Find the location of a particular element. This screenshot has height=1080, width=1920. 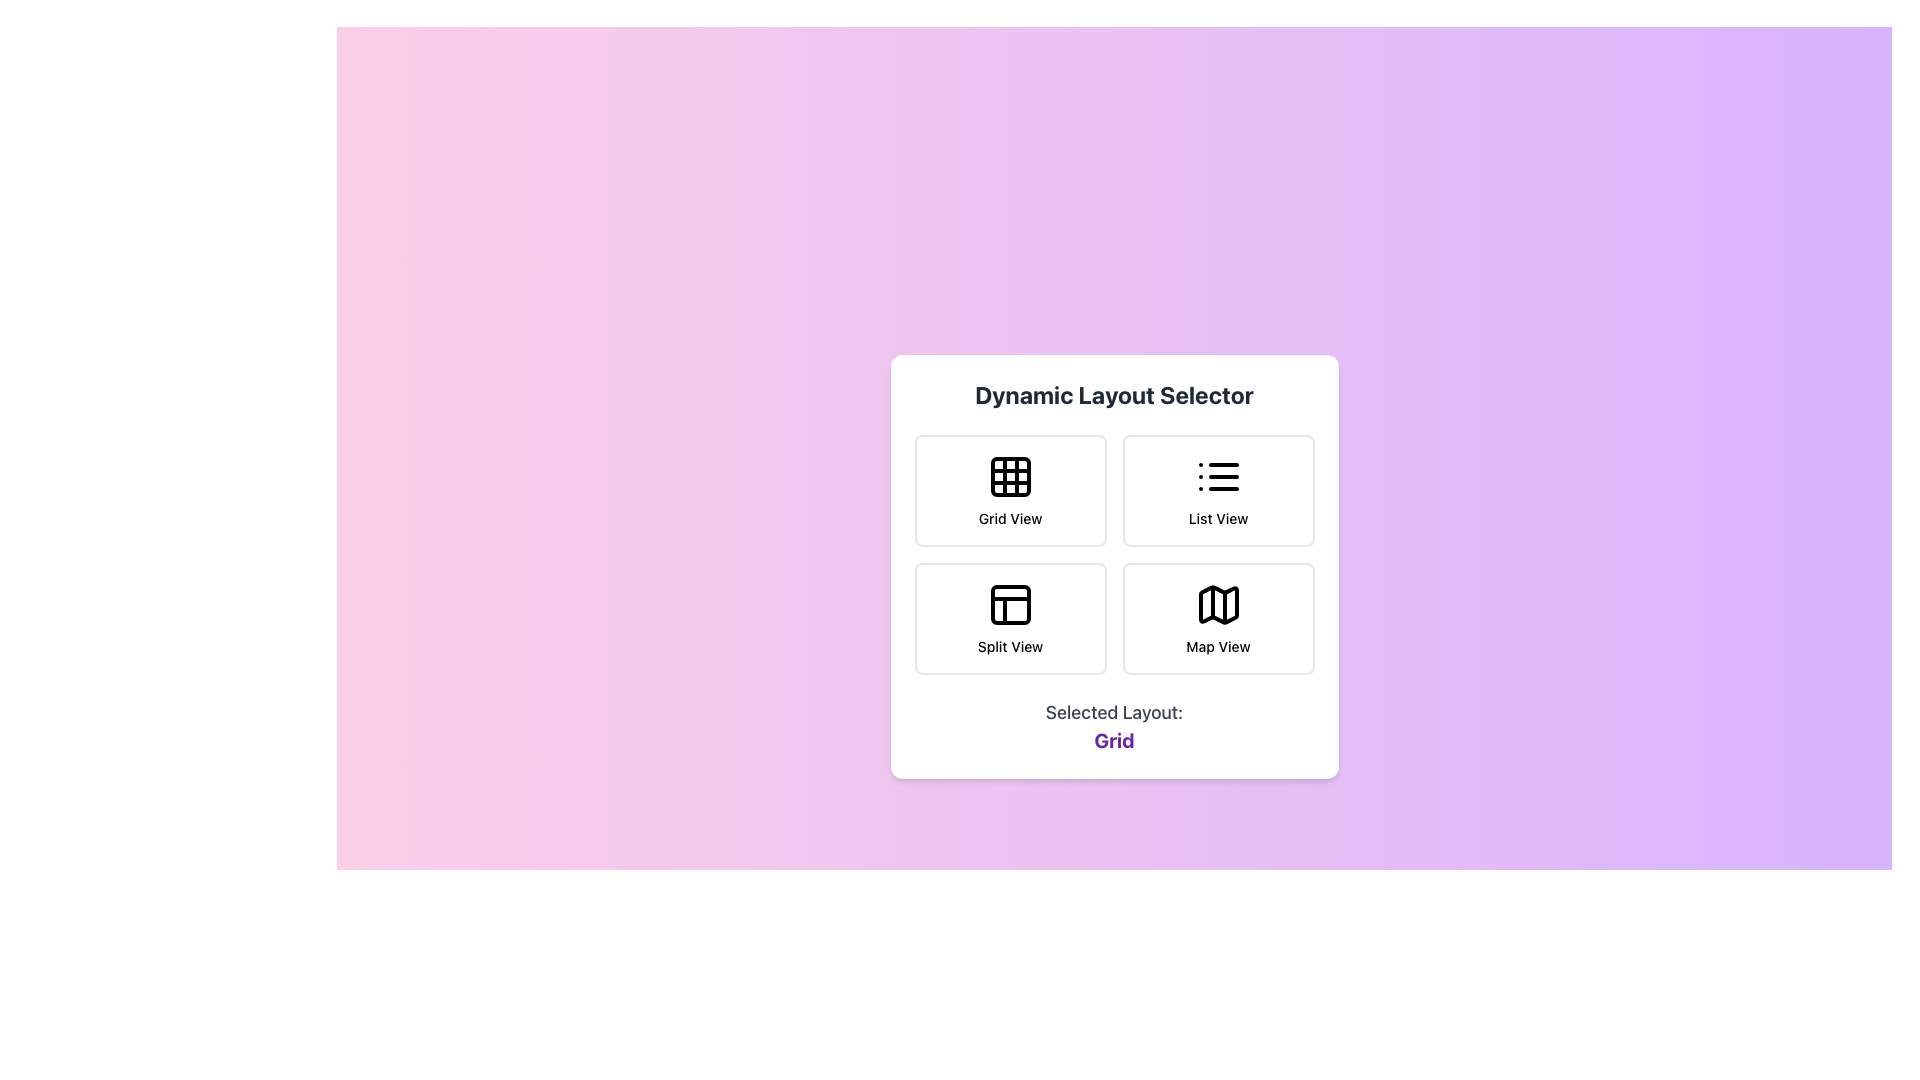

the 'Map View' button located in the lower-right corner of the grid layout is located at coordinates (1217, 617).